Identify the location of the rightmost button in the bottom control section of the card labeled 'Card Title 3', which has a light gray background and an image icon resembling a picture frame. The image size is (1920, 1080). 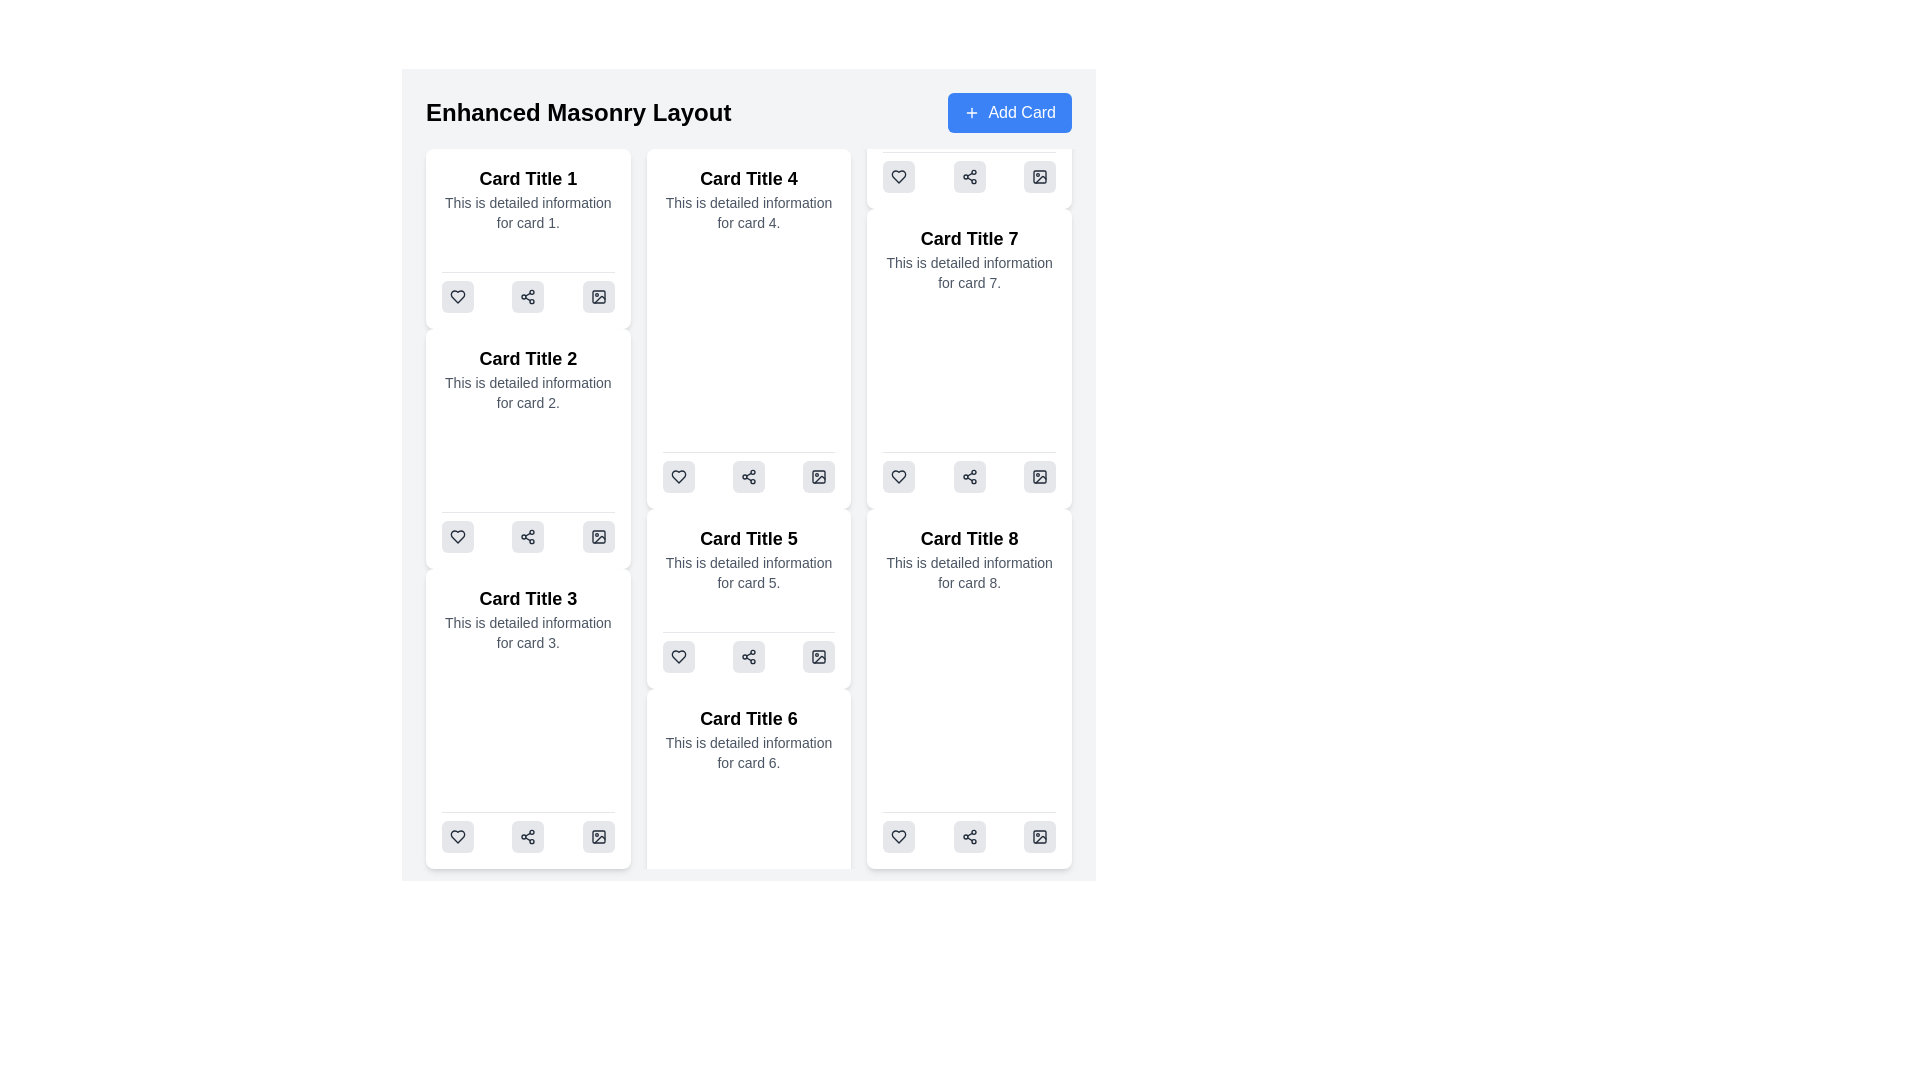
(597, 837).